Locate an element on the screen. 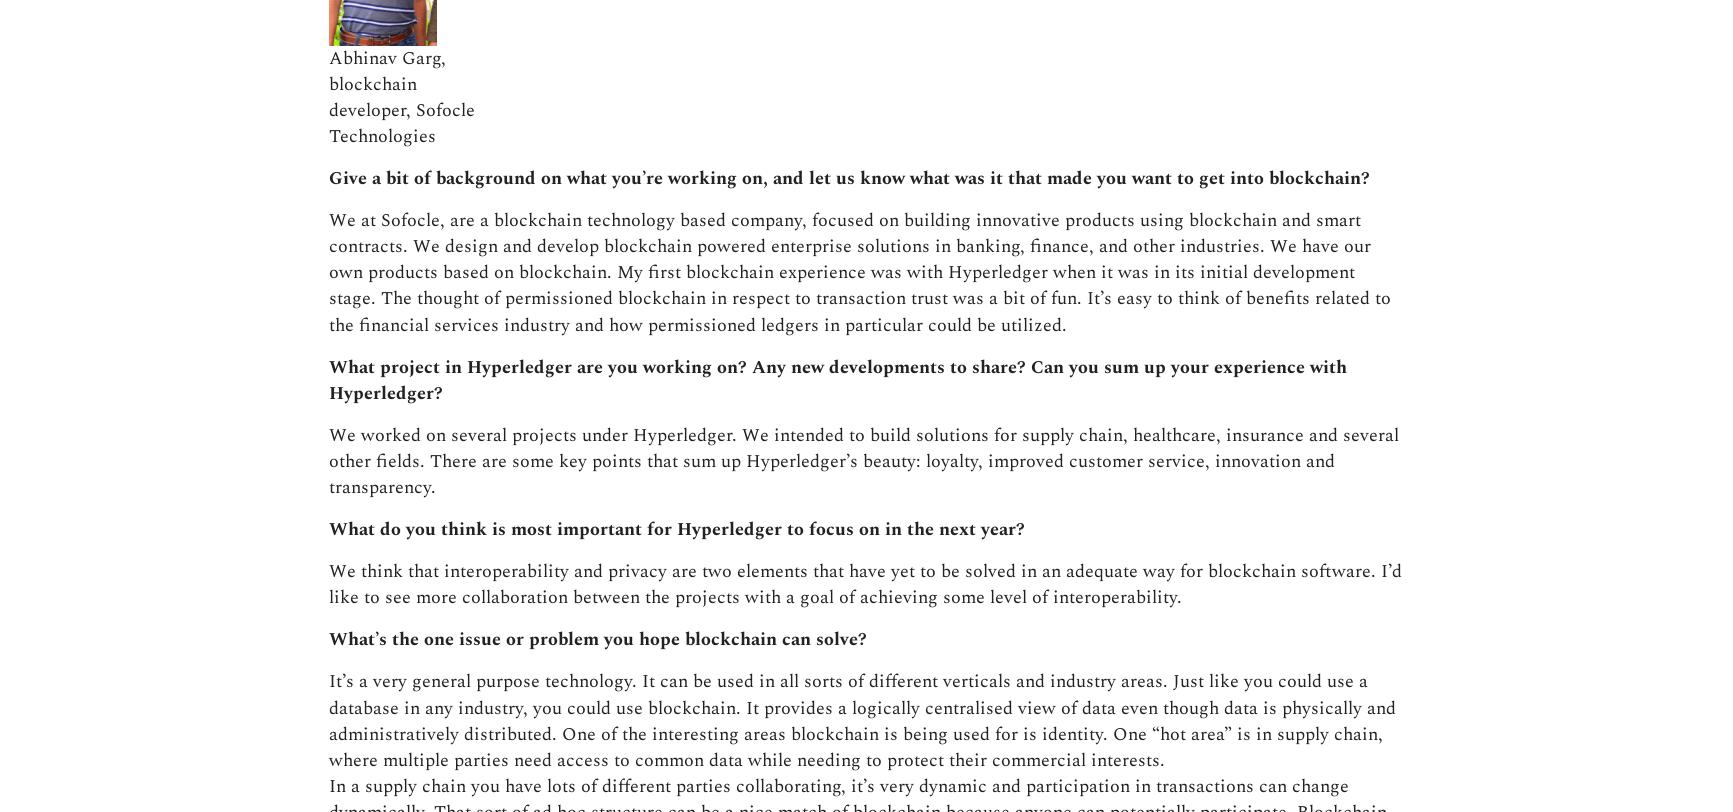 The width and height of the screenshot is (1733, 812). 'What’s the one issue or problem you hope blockchain can solve?' is located at coordinates (327, 220).